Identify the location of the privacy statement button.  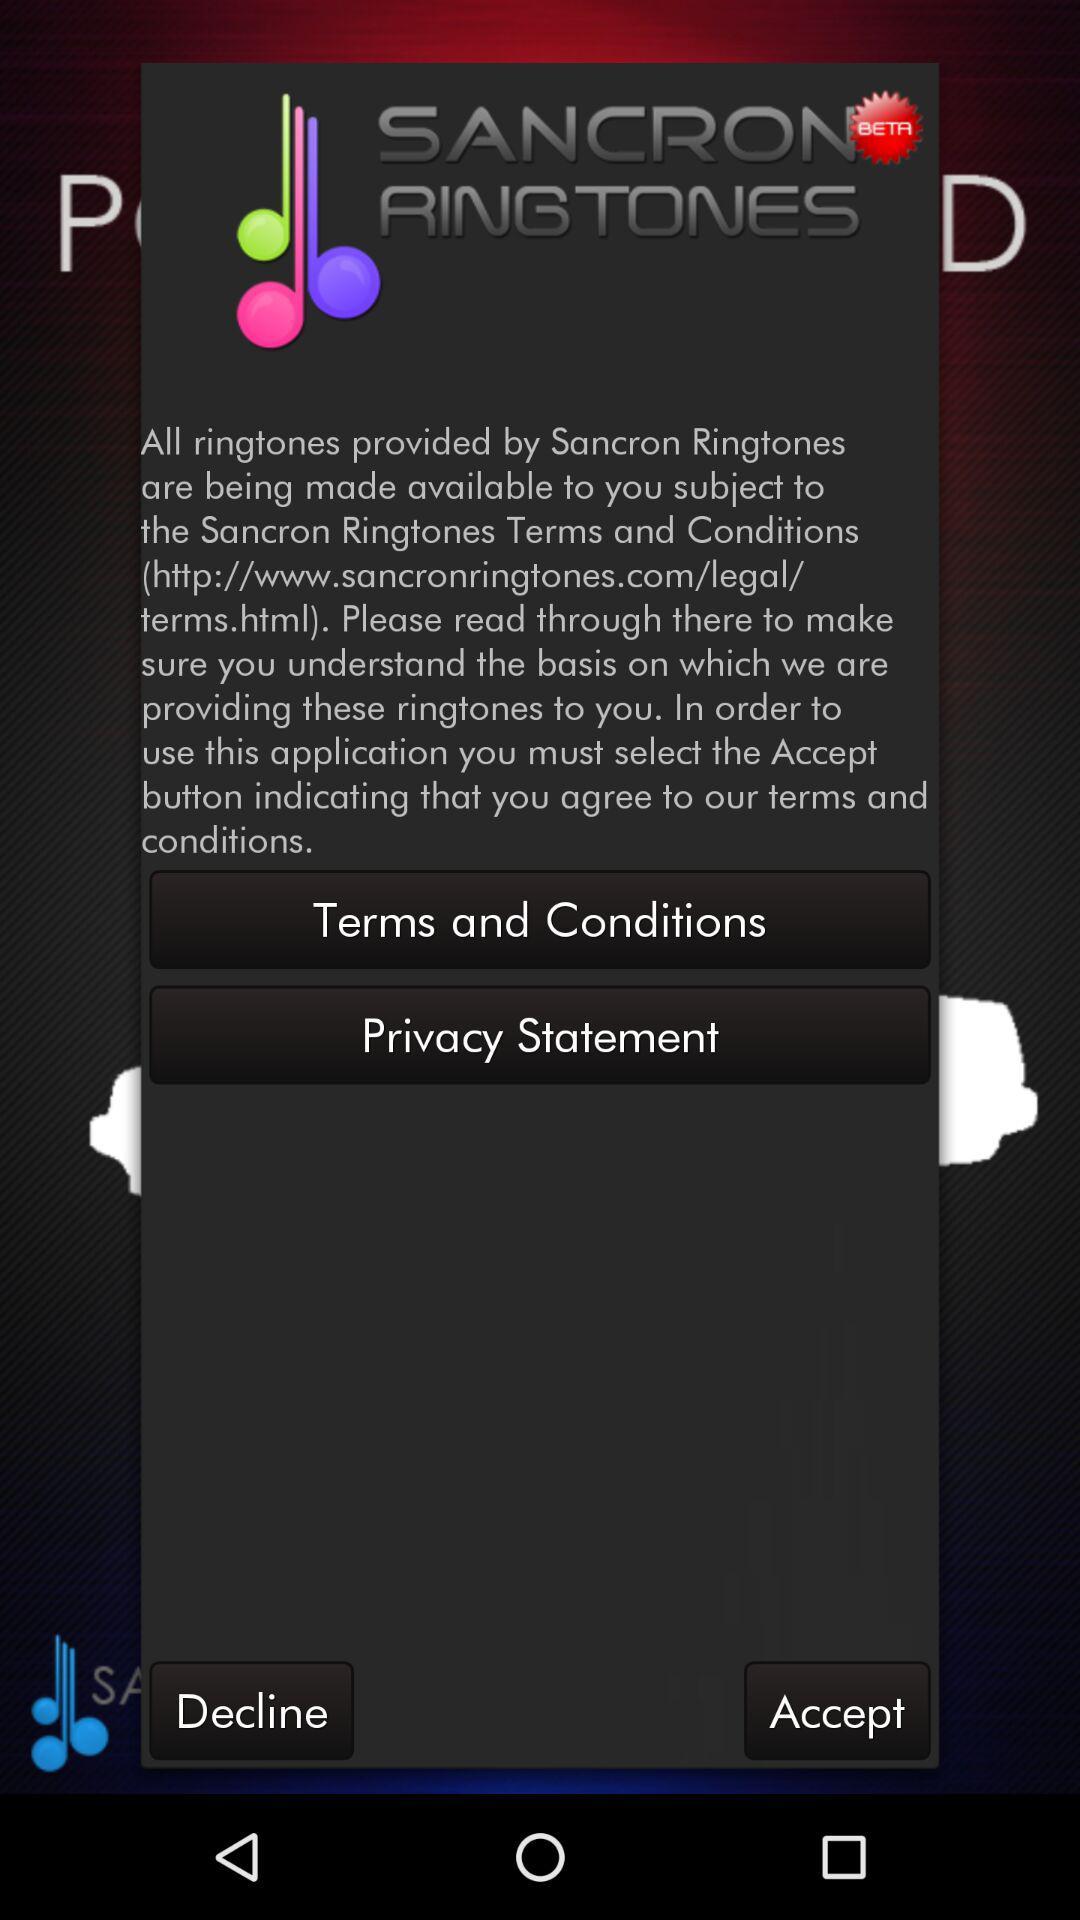
(540, 1035).